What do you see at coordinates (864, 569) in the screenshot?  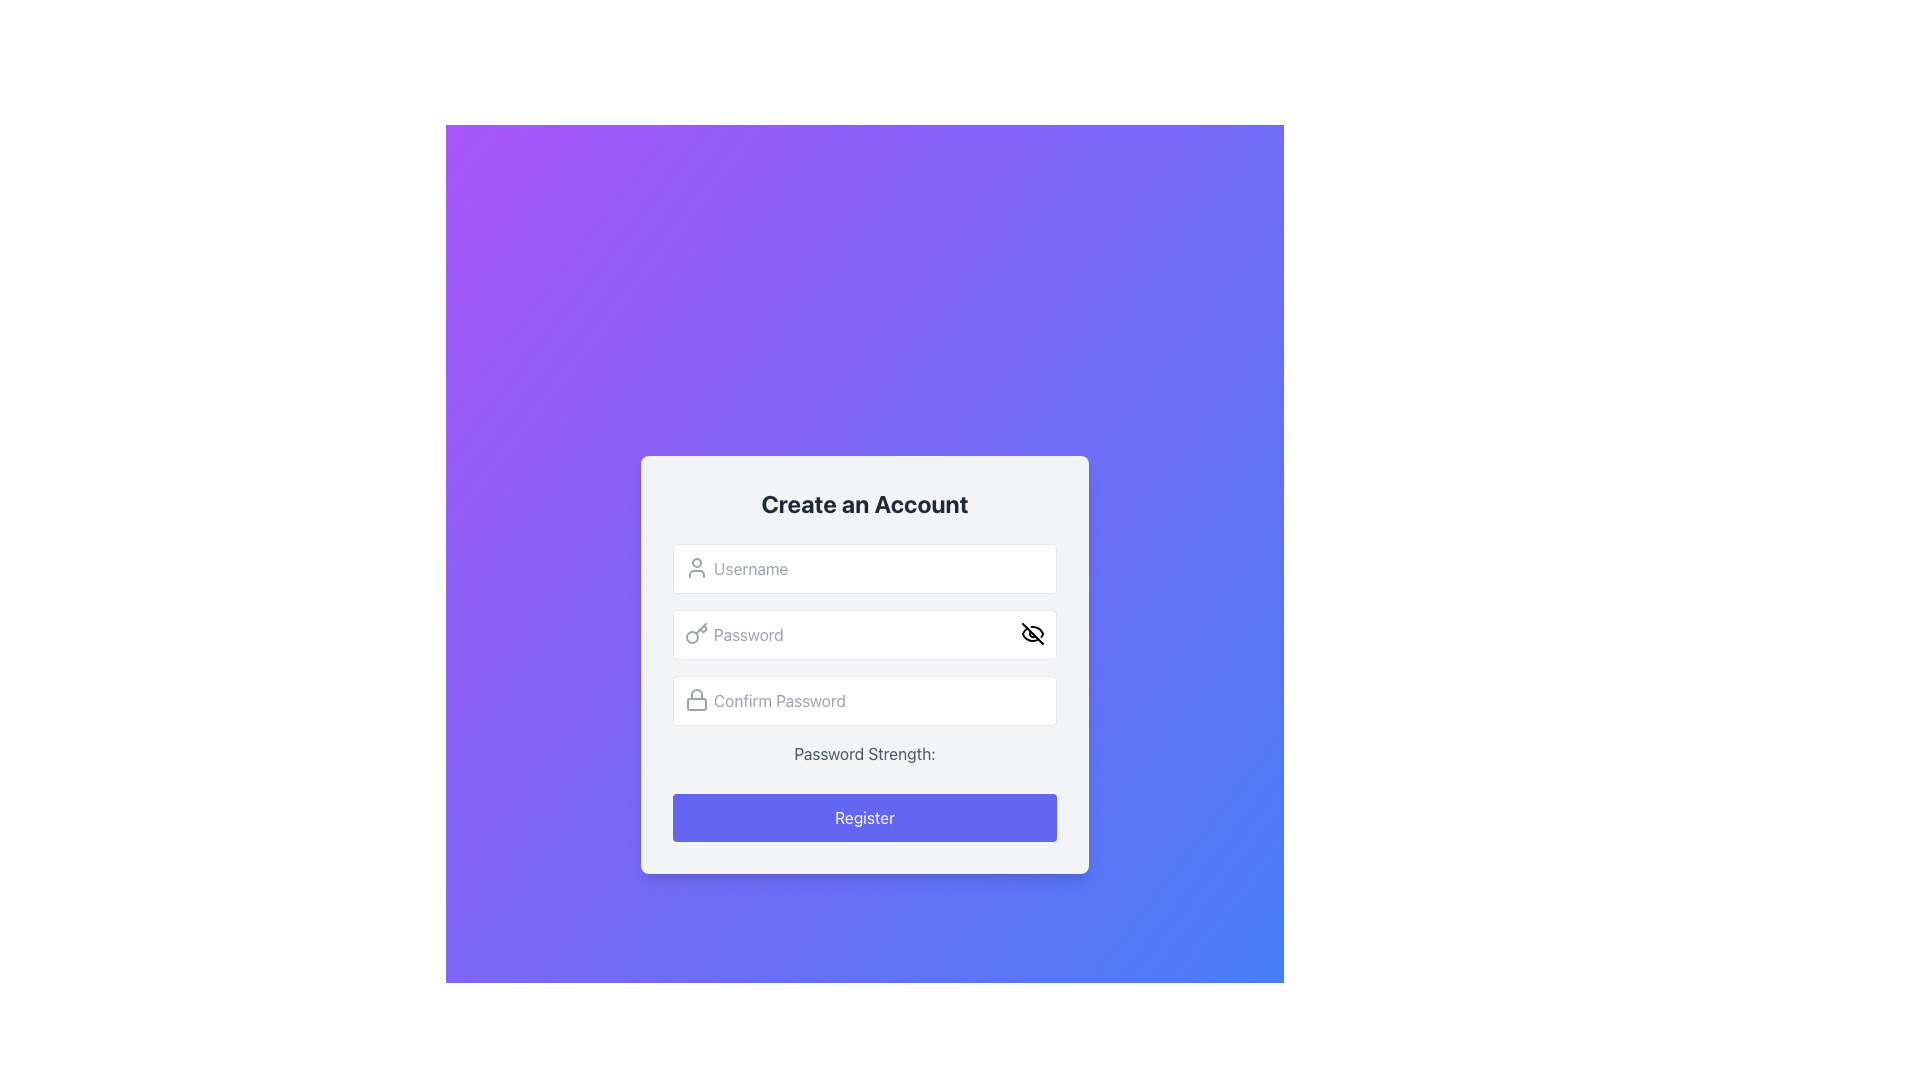 I see `the text input field for 'Username' located at the top of the registration form by clicking on it` at bounding box center [864, 569].